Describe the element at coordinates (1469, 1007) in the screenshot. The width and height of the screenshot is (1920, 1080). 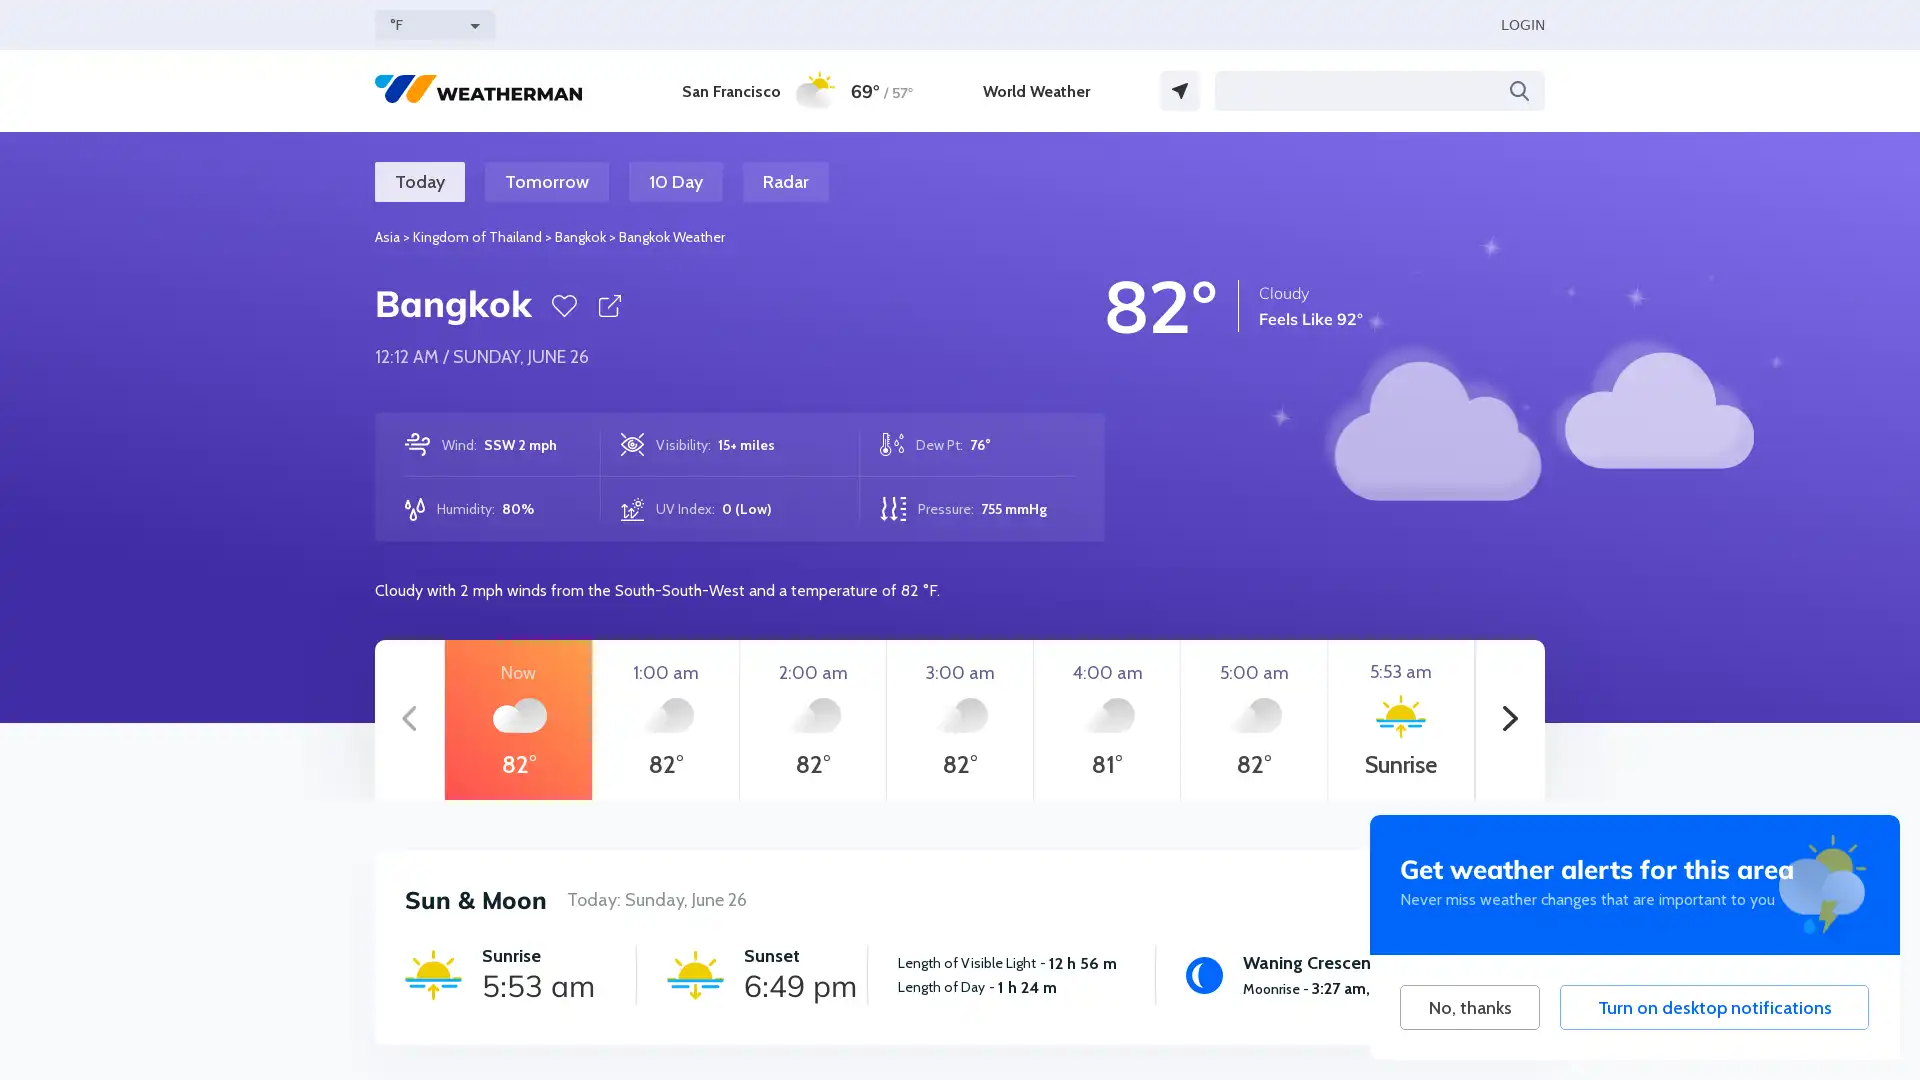
I see `No, thanks` at that location.